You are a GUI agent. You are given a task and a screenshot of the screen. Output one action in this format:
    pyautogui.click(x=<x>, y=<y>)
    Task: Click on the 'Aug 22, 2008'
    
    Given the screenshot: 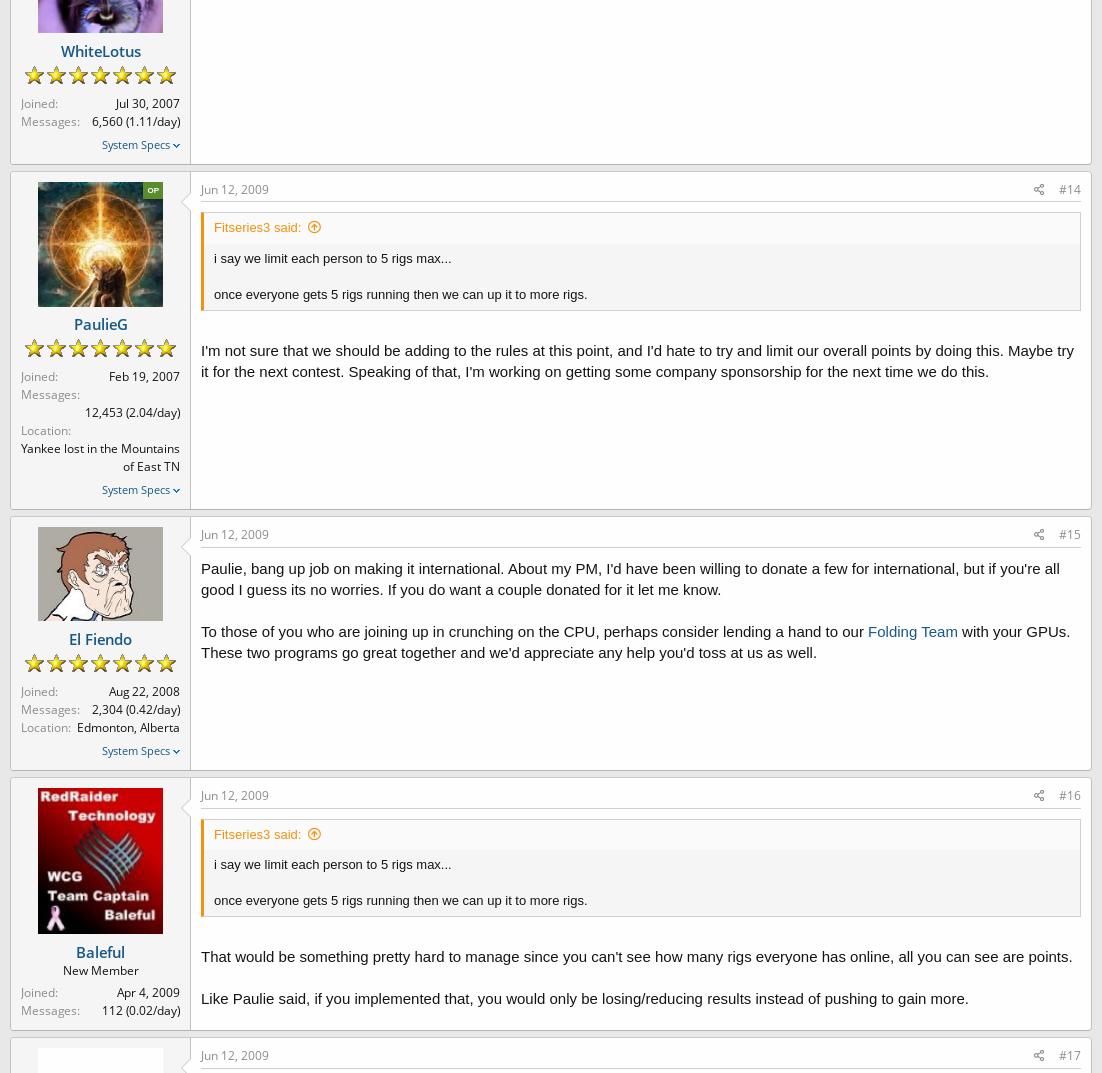 What is the action you would take?
    pyautogui.click(x=143, y=690)
    